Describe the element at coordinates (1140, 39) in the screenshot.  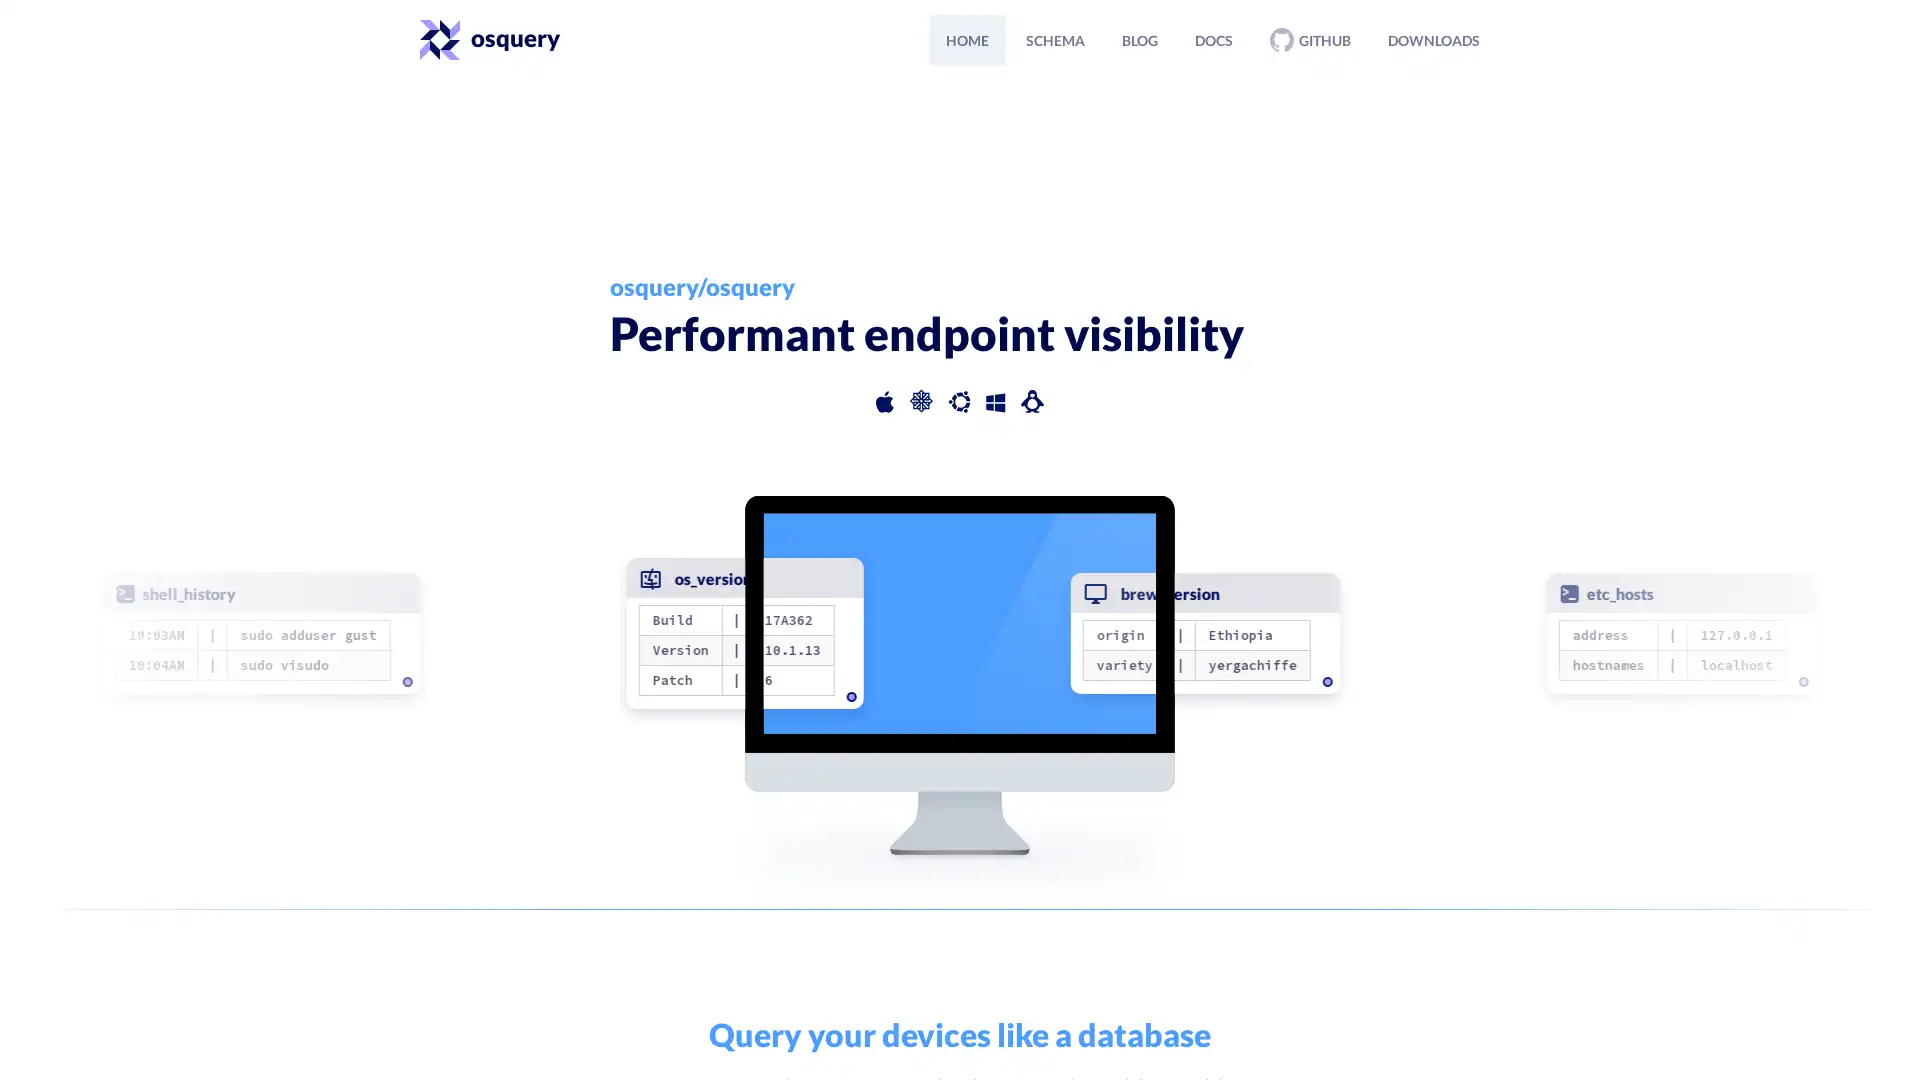
I see `BLOG` at that location.